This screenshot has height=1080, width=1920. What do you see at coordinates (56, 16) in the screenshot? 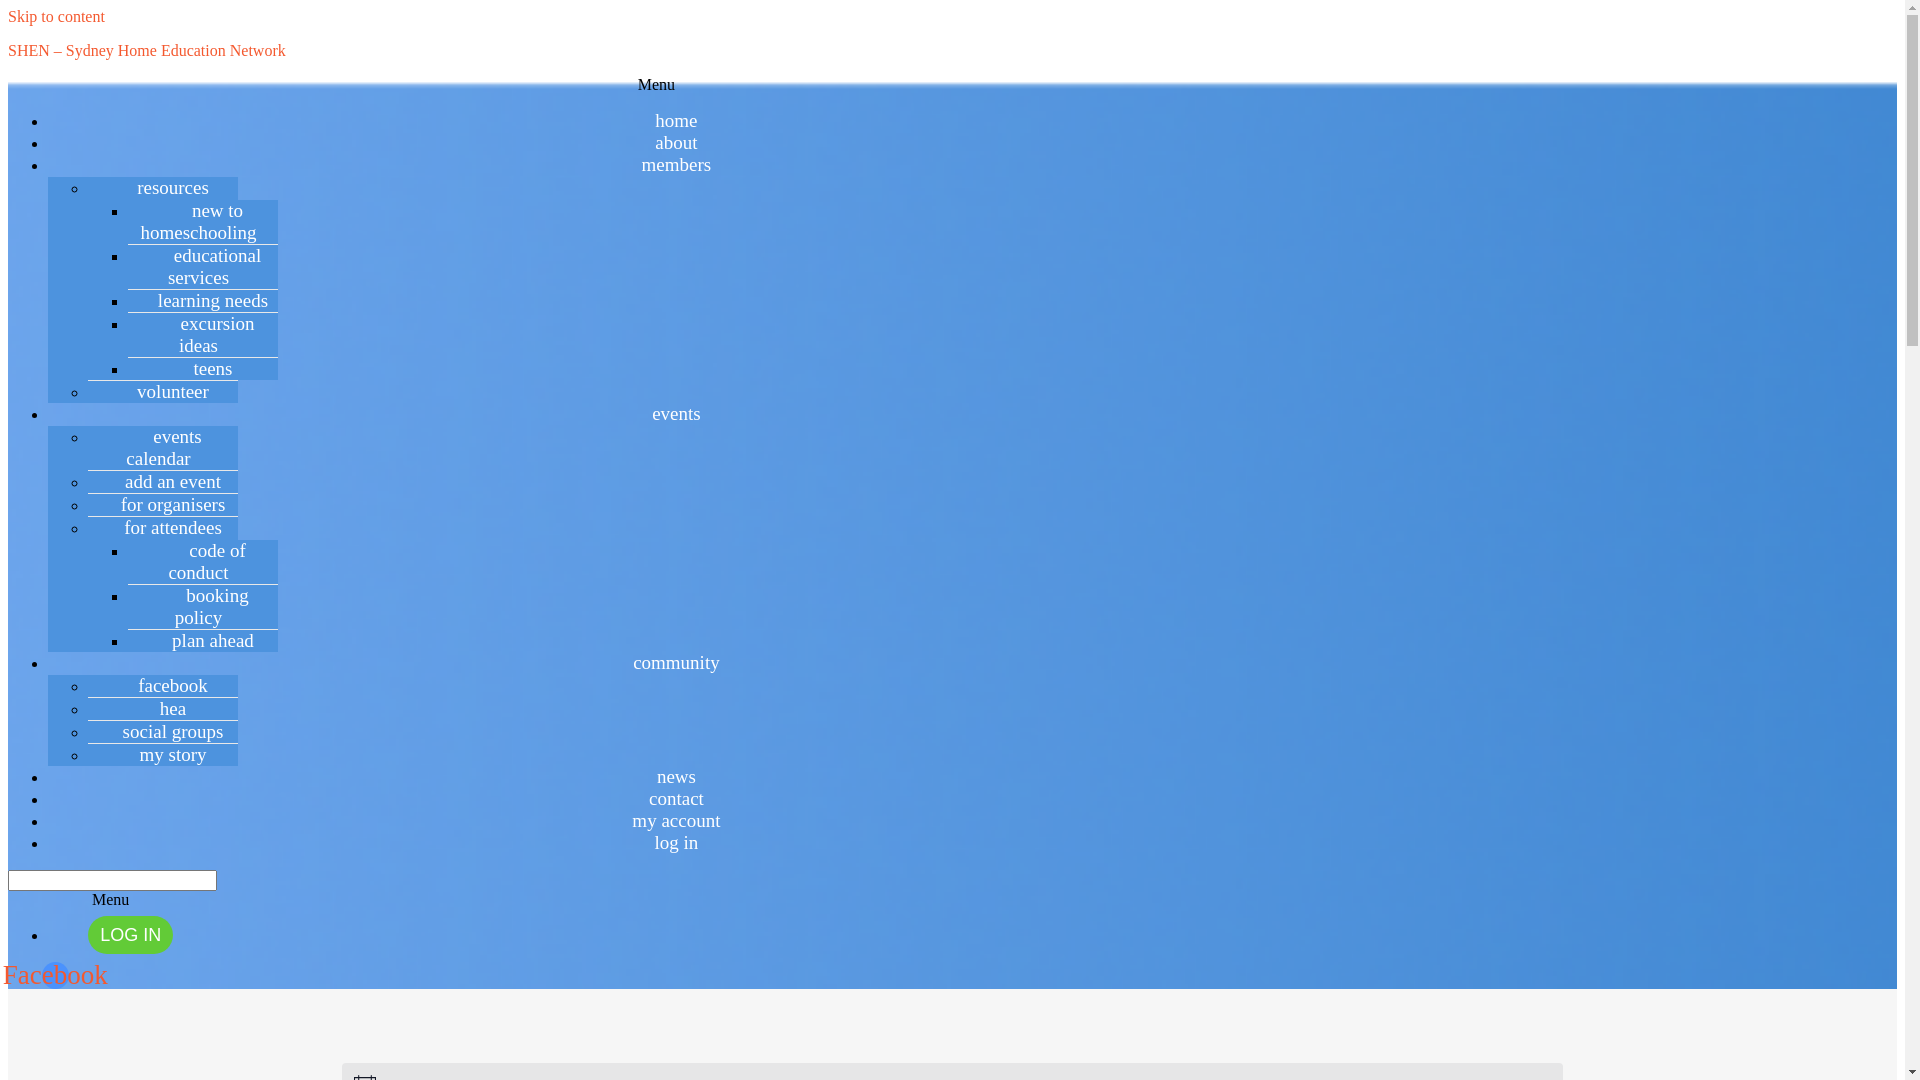
I see `'Skip to content'` at bounding box center [56, 16].